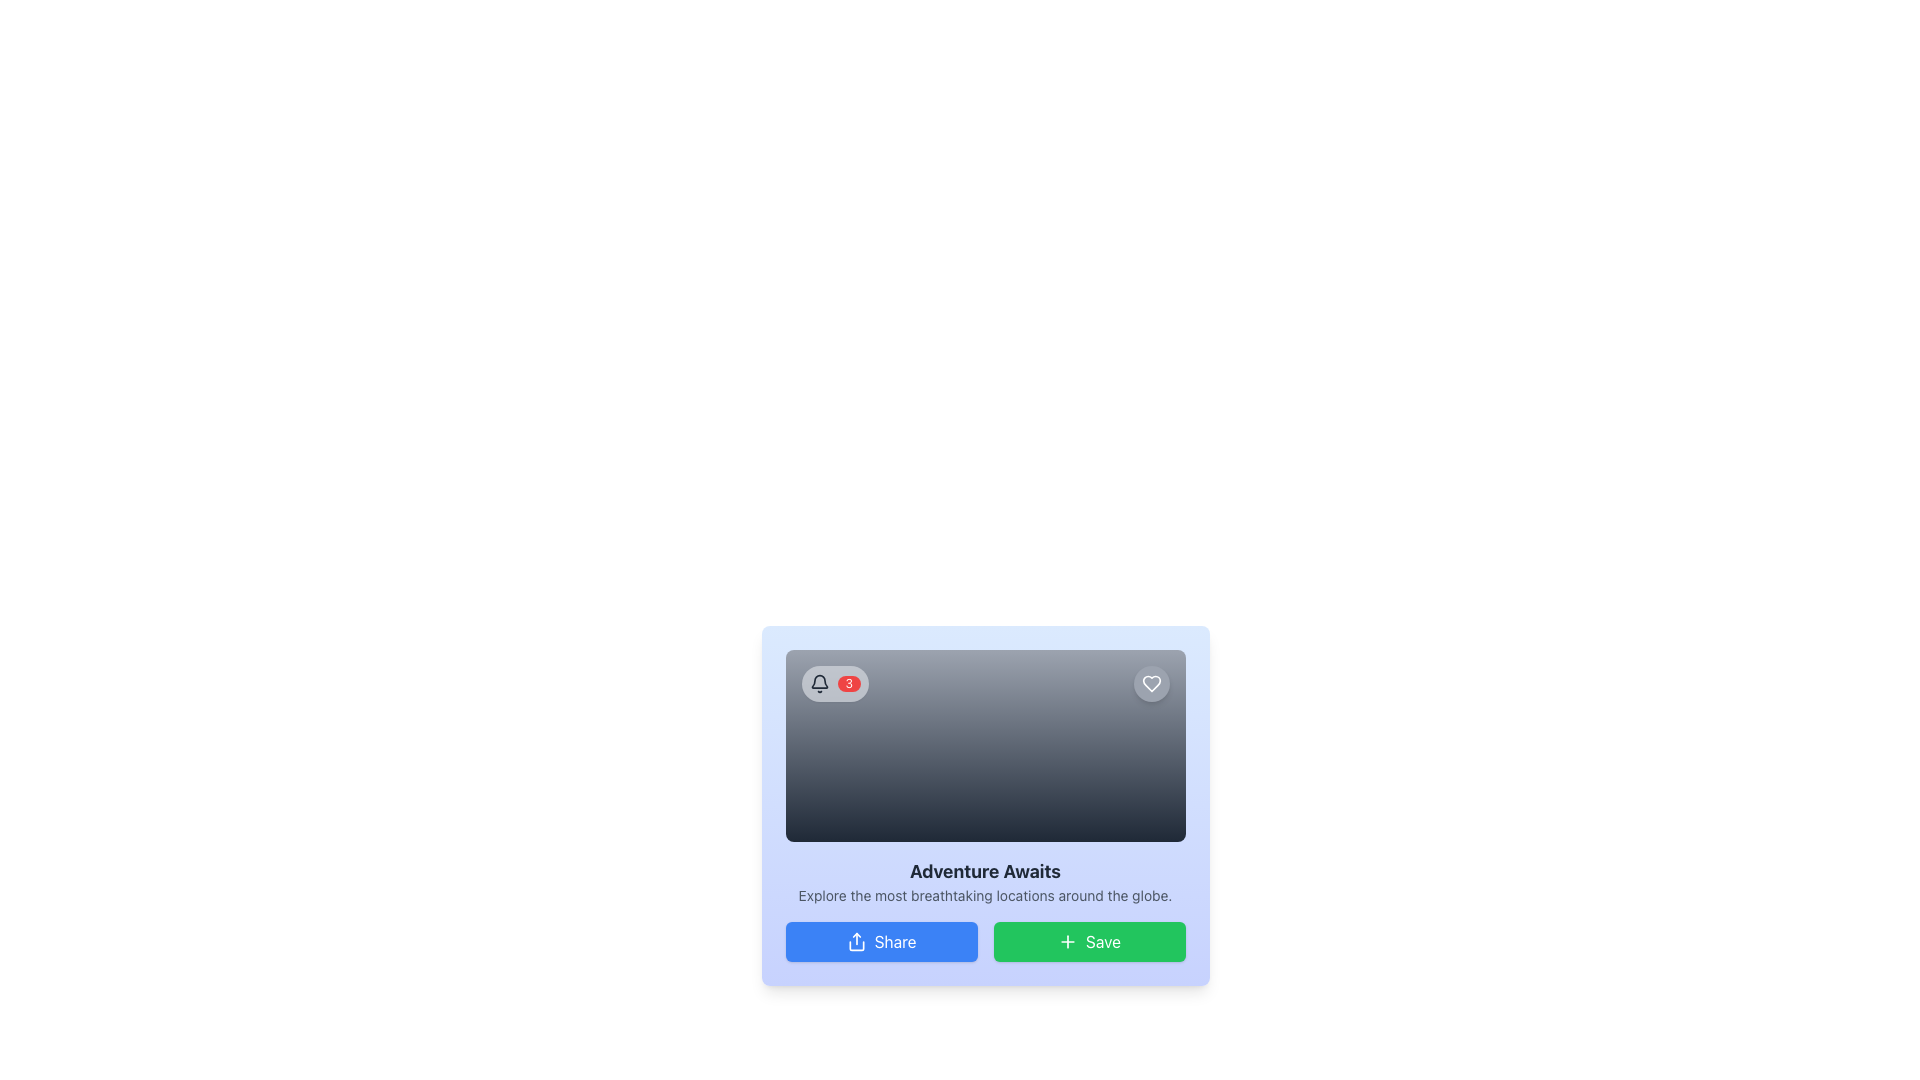 The width and height of the screenshot is (1920, 1080). Describe the element at coordinates (880, 941) in the screenshot. I see `the share button located at the bottom of the card component` at that location.